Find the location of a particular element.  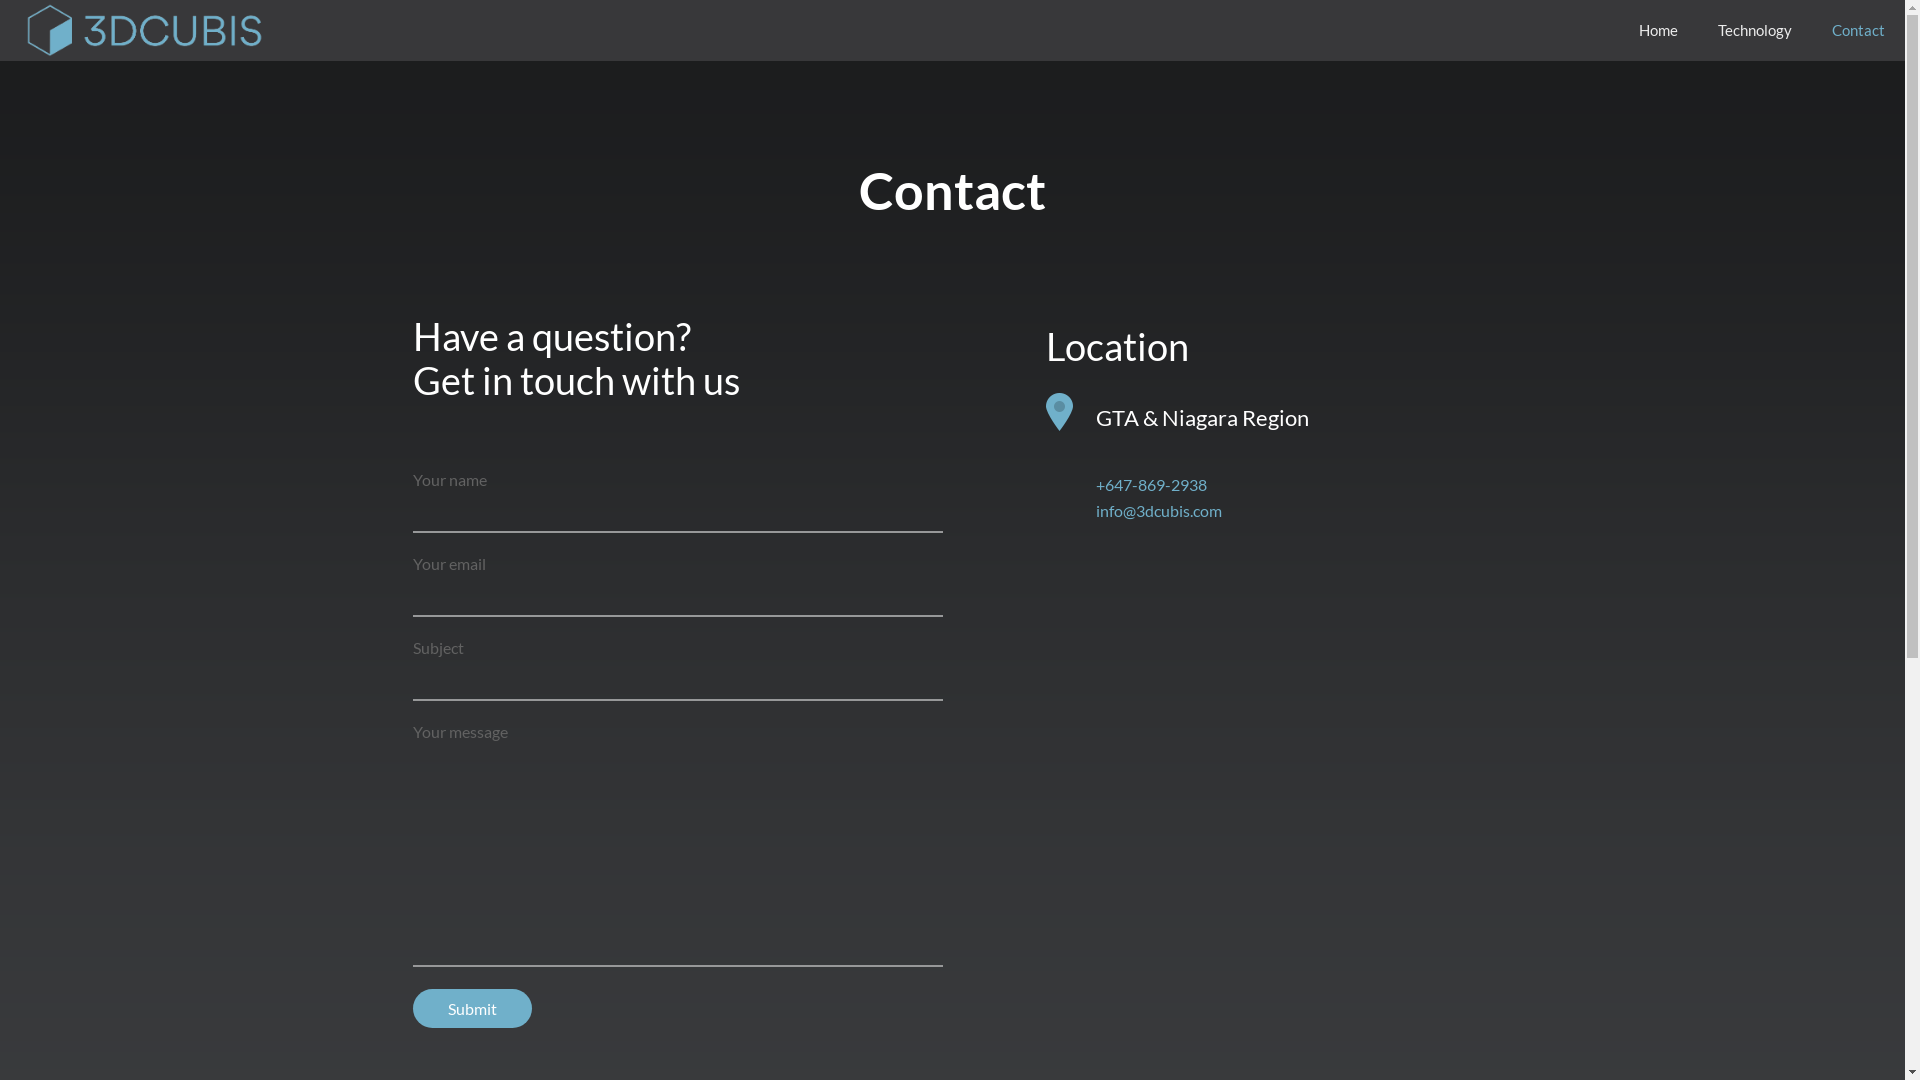

'Technology' is located at coordinates (1754, 30).